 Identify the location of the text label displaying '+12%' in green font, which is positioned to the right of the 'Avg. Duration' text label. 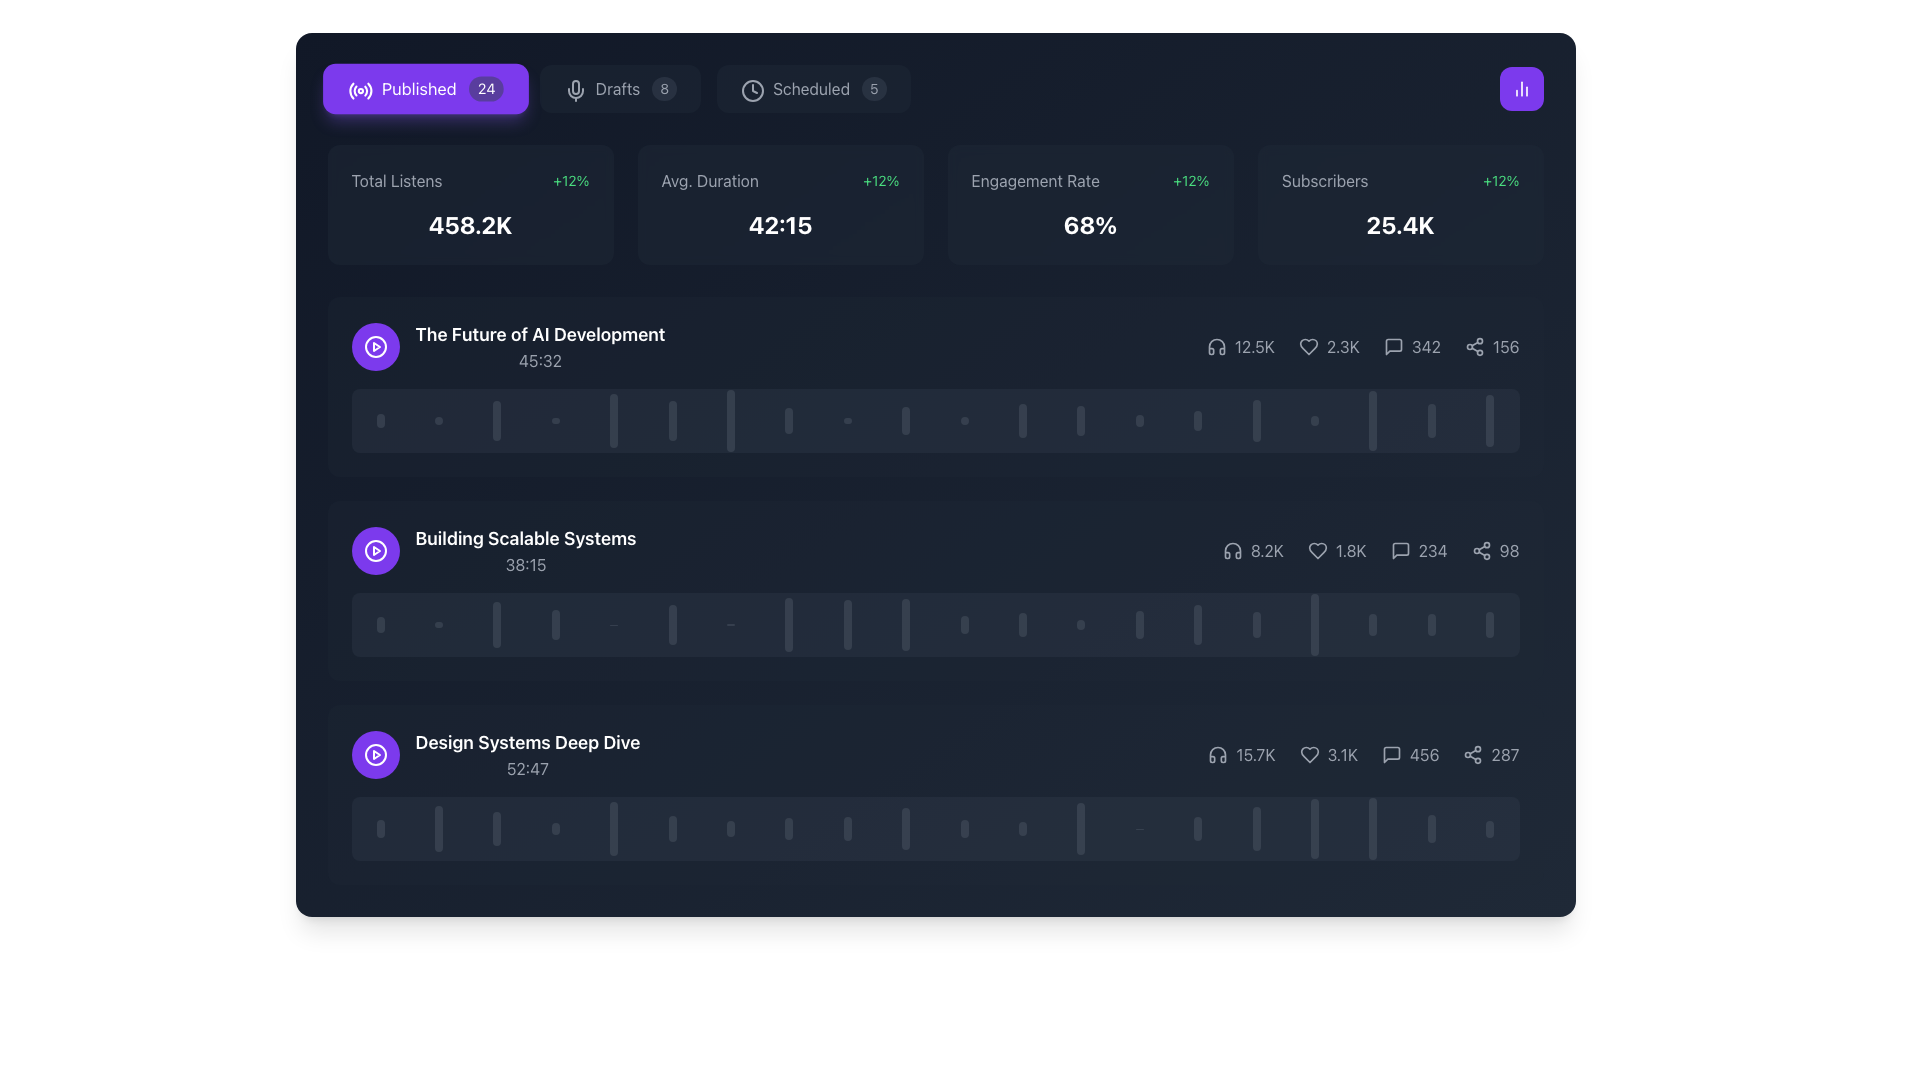
(880, 181).